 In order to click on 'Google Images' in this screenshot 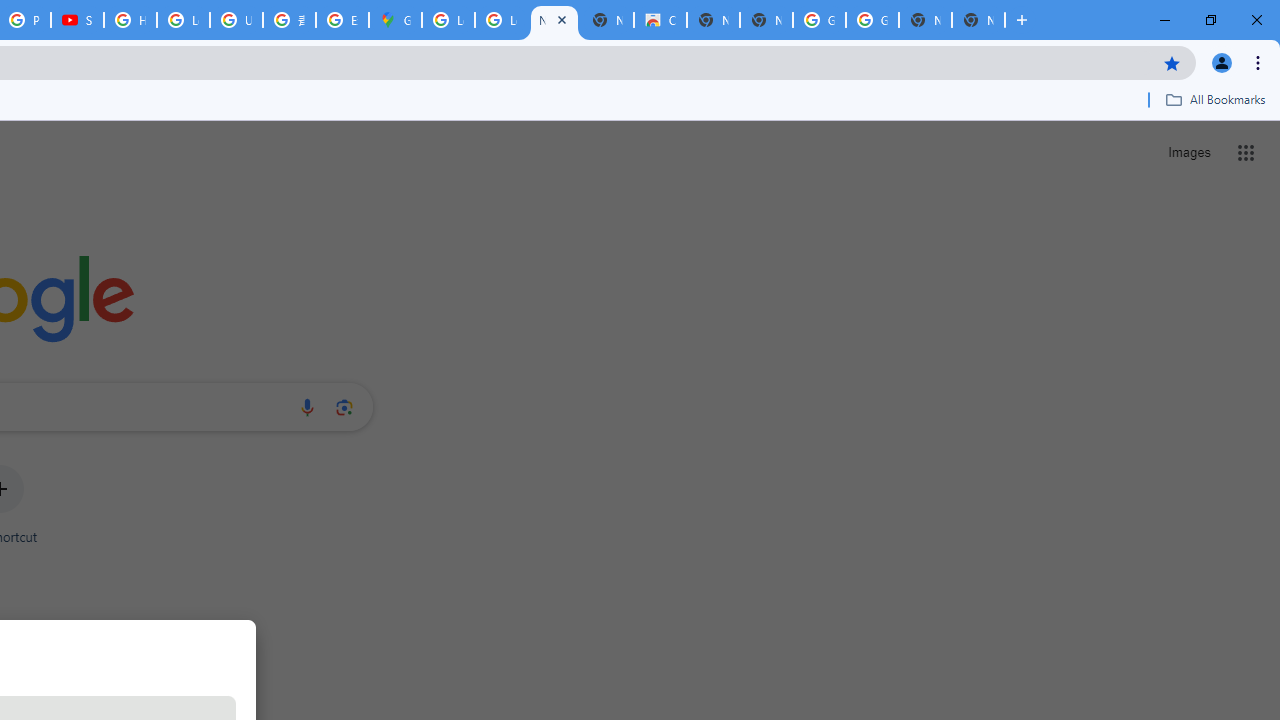, I will do `click(872, 20)`.